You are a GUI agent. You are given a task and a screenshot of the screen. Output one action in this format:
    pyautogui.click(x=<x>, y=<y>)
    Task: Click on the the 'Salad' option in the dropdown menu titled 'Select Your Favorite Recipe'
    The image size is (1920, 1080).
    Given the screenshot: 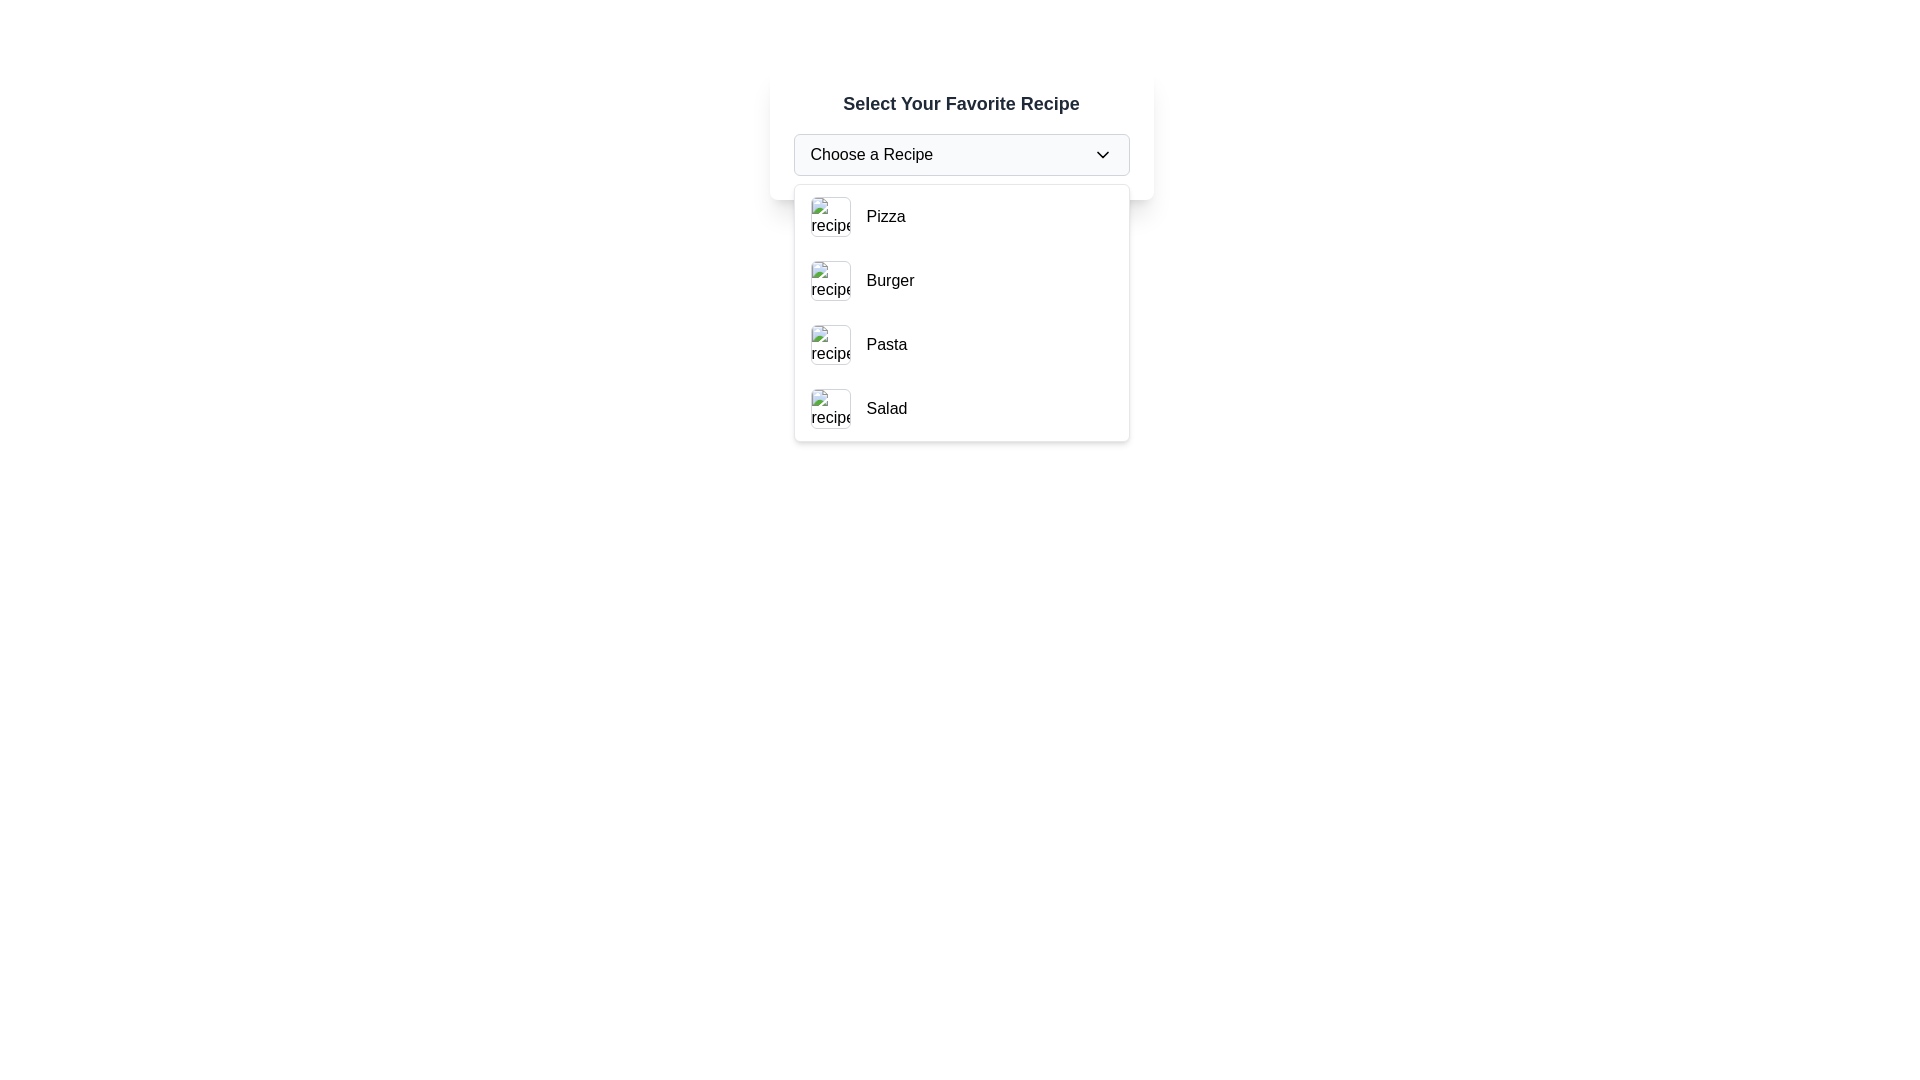 What is the action you would take?
    pyautogui.click(x=961, y=407)
    